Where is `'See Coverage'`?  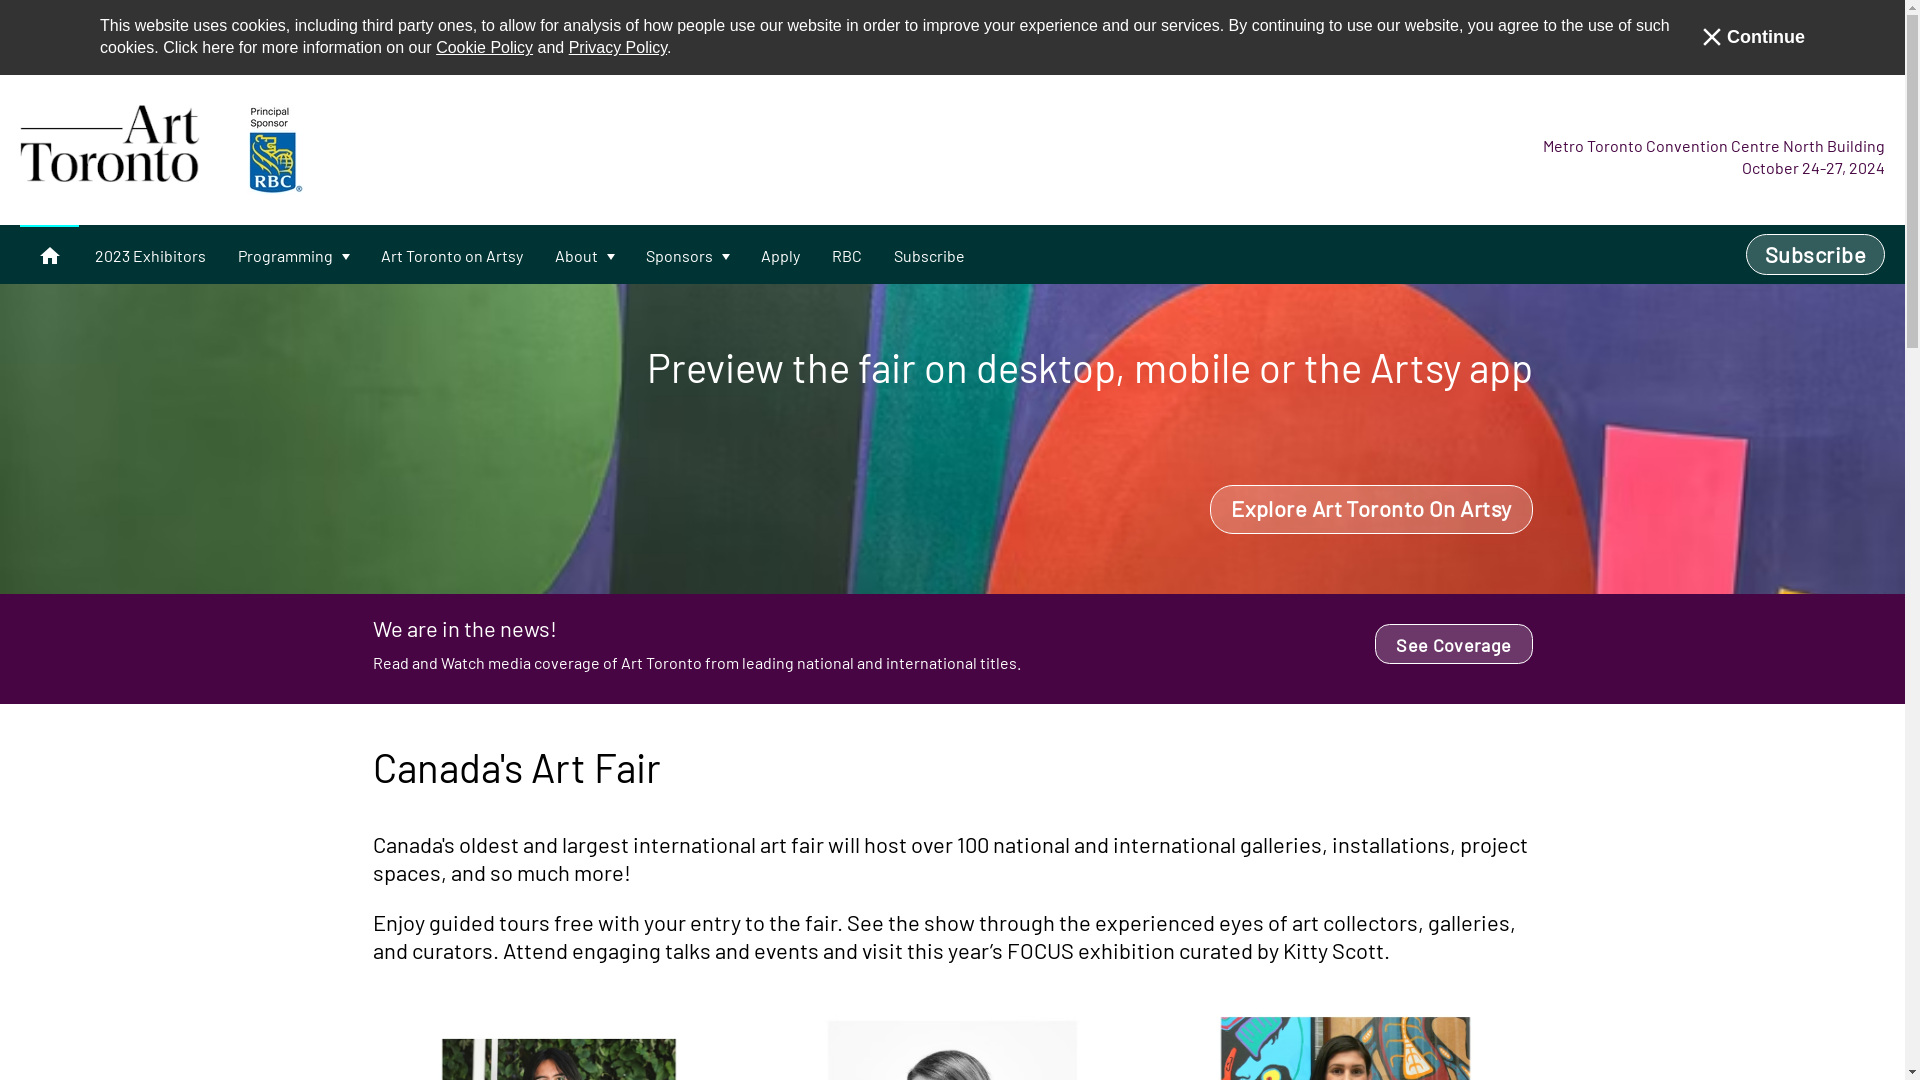
'See Coverage' is located at coordinates (1453, 644).